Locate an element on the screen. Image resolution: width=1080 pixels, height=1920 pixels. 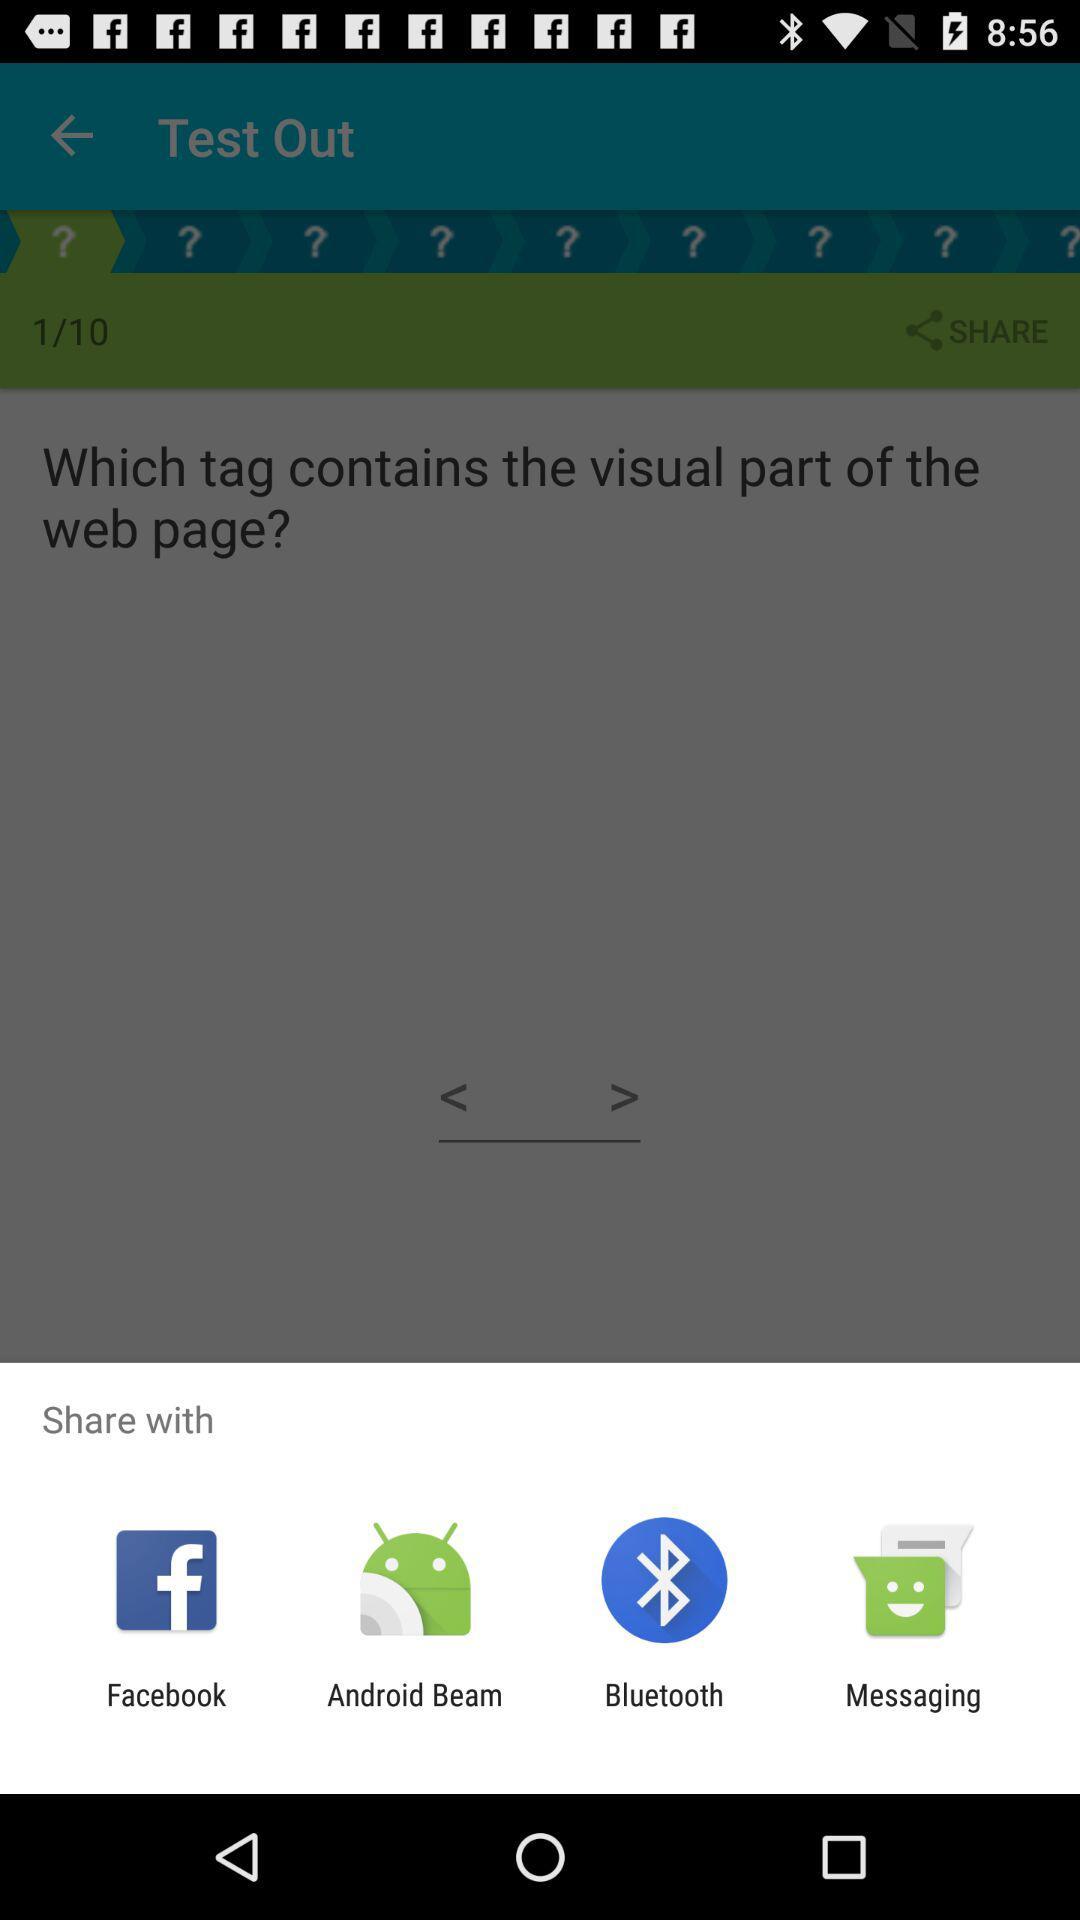
bluetooth item is located at coordinates (664, 1711).